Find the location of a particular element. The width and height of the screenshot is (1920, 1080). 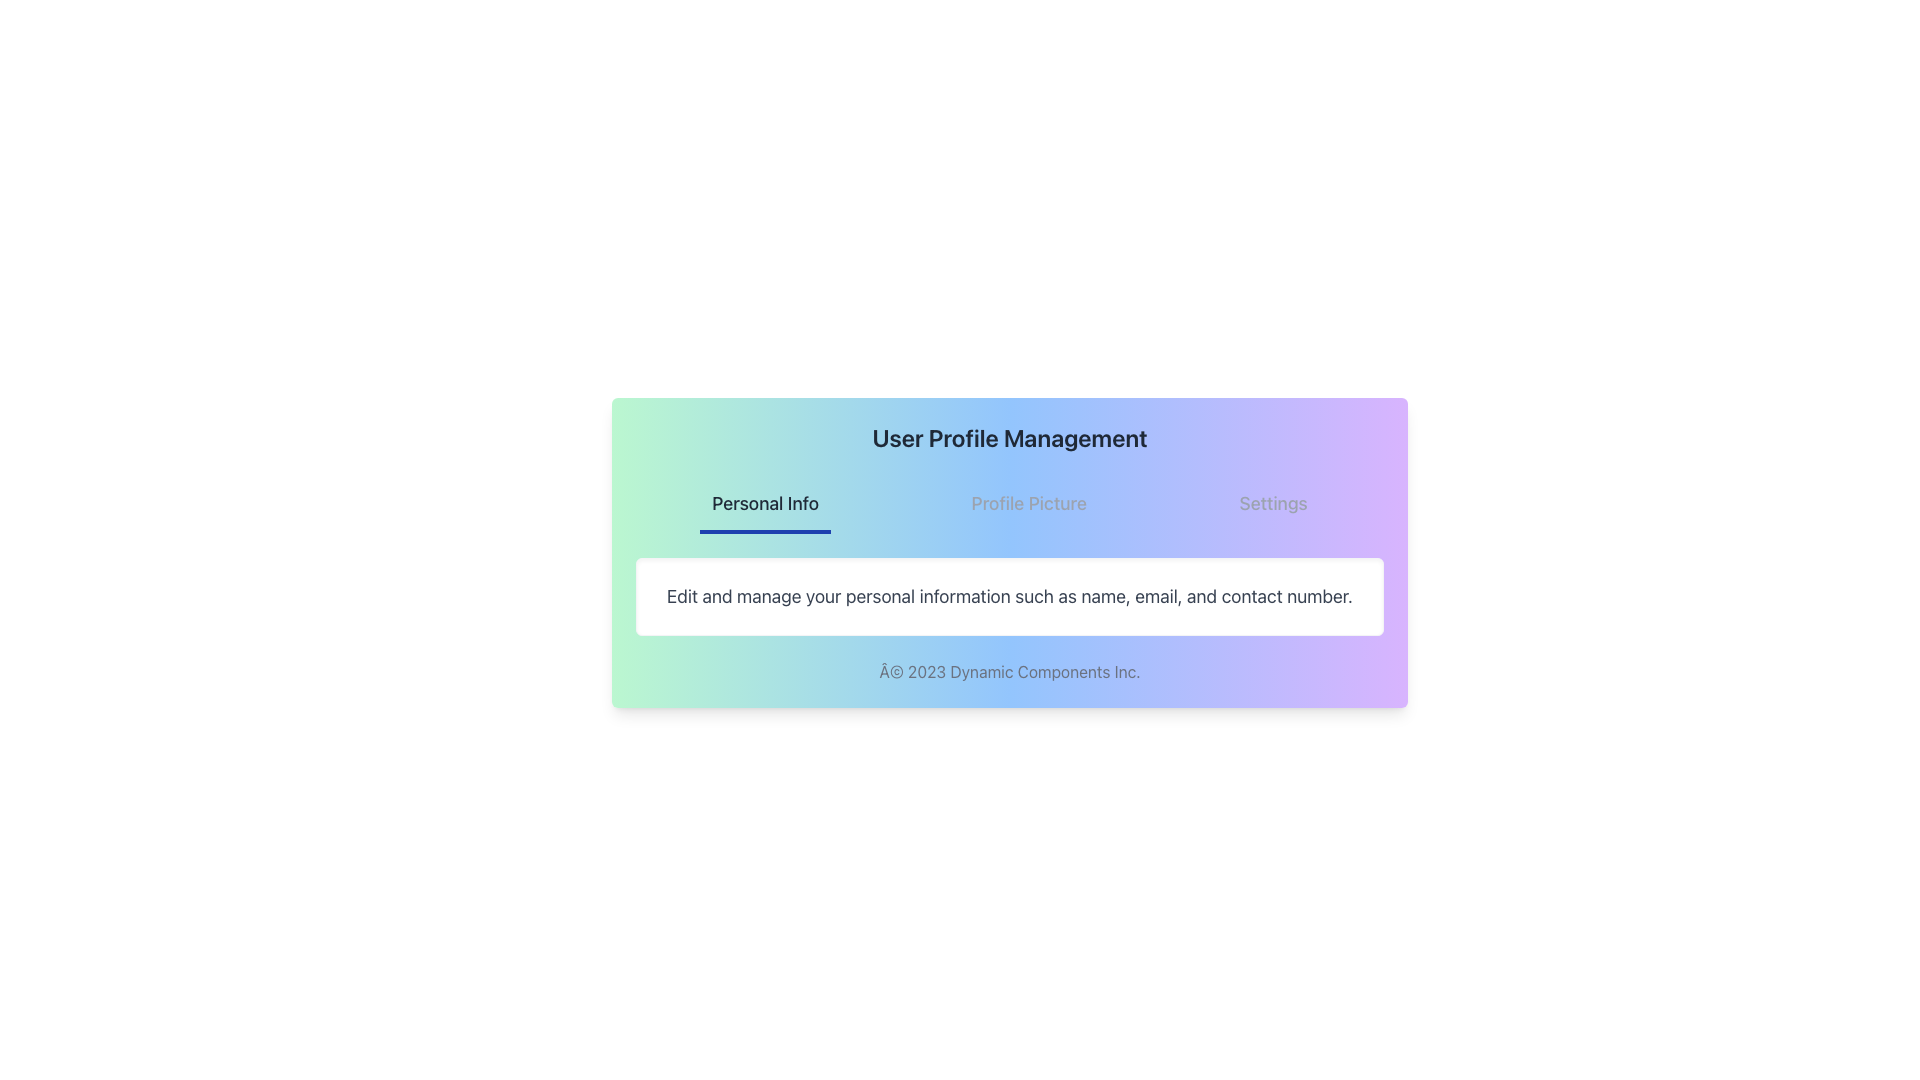

copyright information displayed at the bottom of the user profile management card section is located at coordinates (1009, 671).